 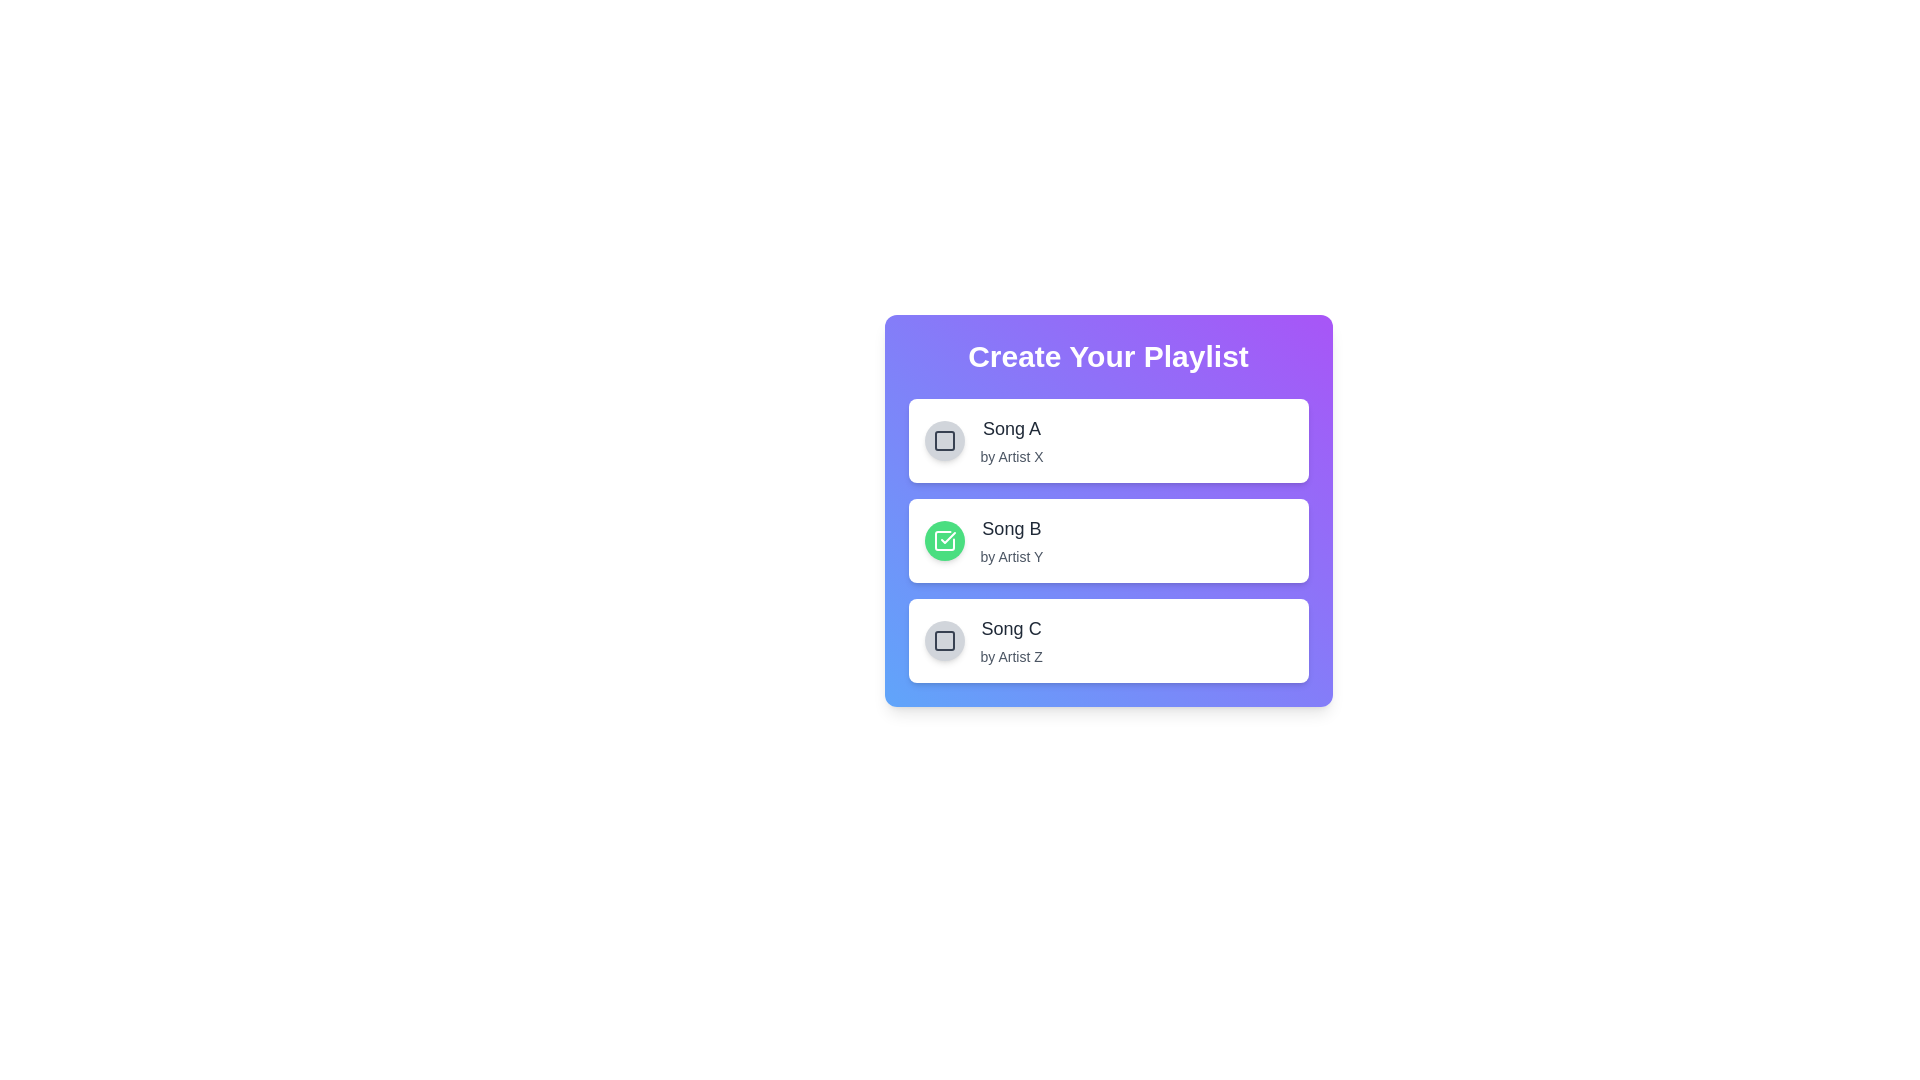 What do you see at coordinates (943, 540) in the screenshot?
I see `the checkbox for Song B by clicking it` at bounding box center [943, 540].